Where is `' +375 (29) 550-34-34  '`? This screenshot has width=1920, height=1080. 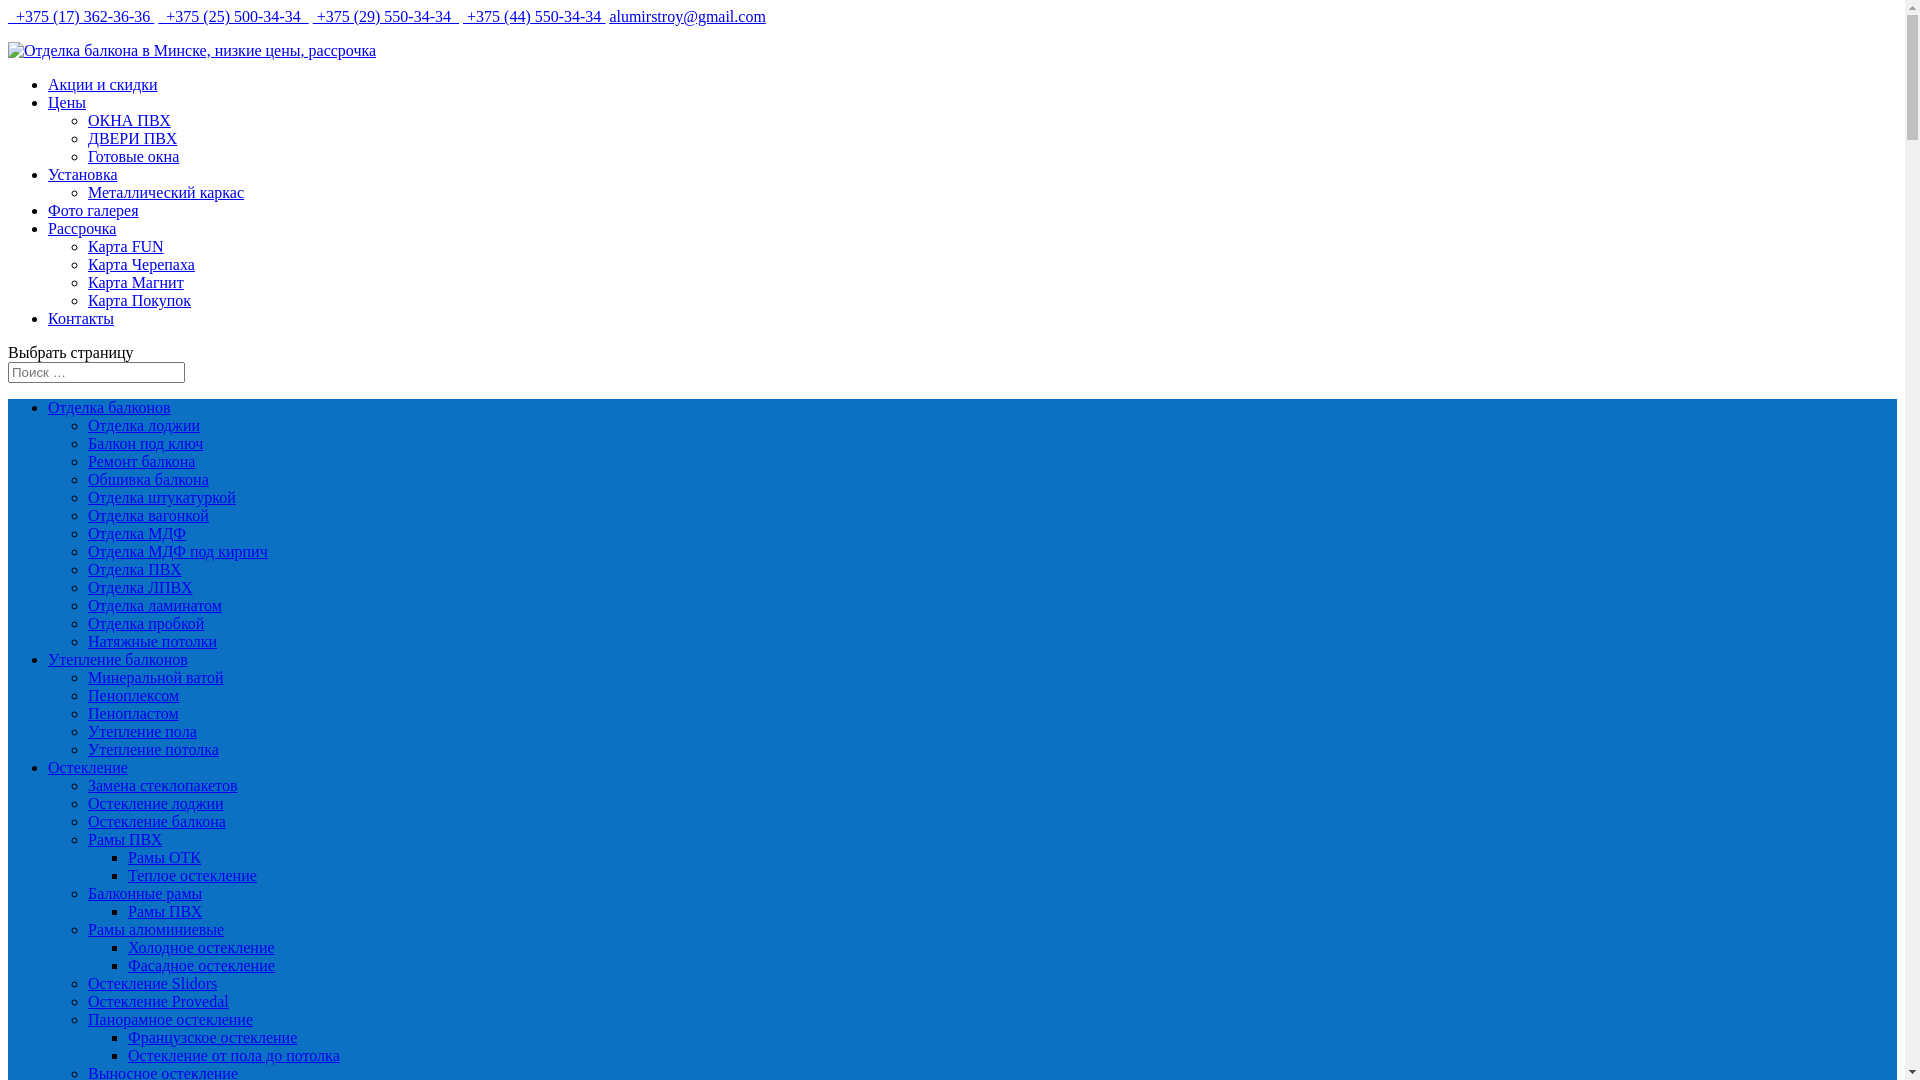
' +375 (29) 550-34-34  ' is located at coordinates (311, 16).